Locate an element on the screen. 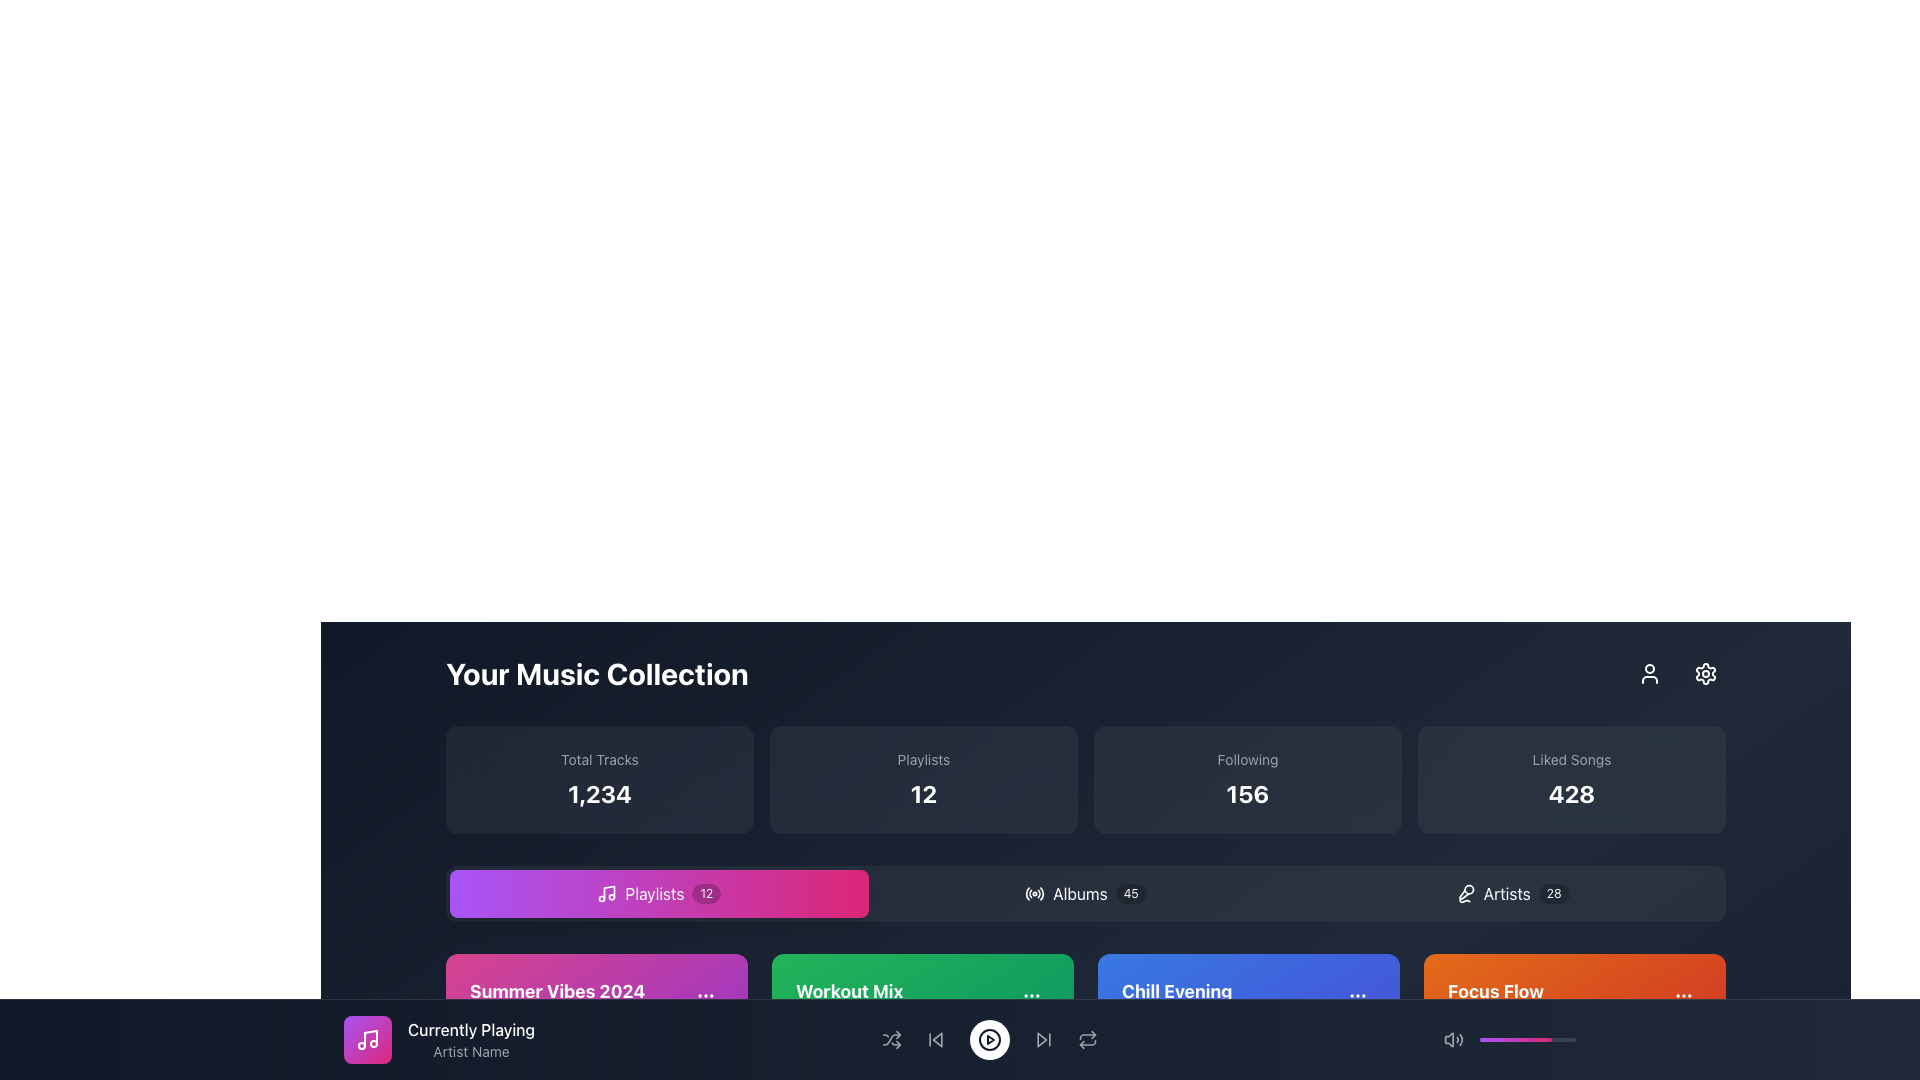  the circular button with a white background and dark play icon located in the bottom playback bar is located at coordinates (989, 1039).